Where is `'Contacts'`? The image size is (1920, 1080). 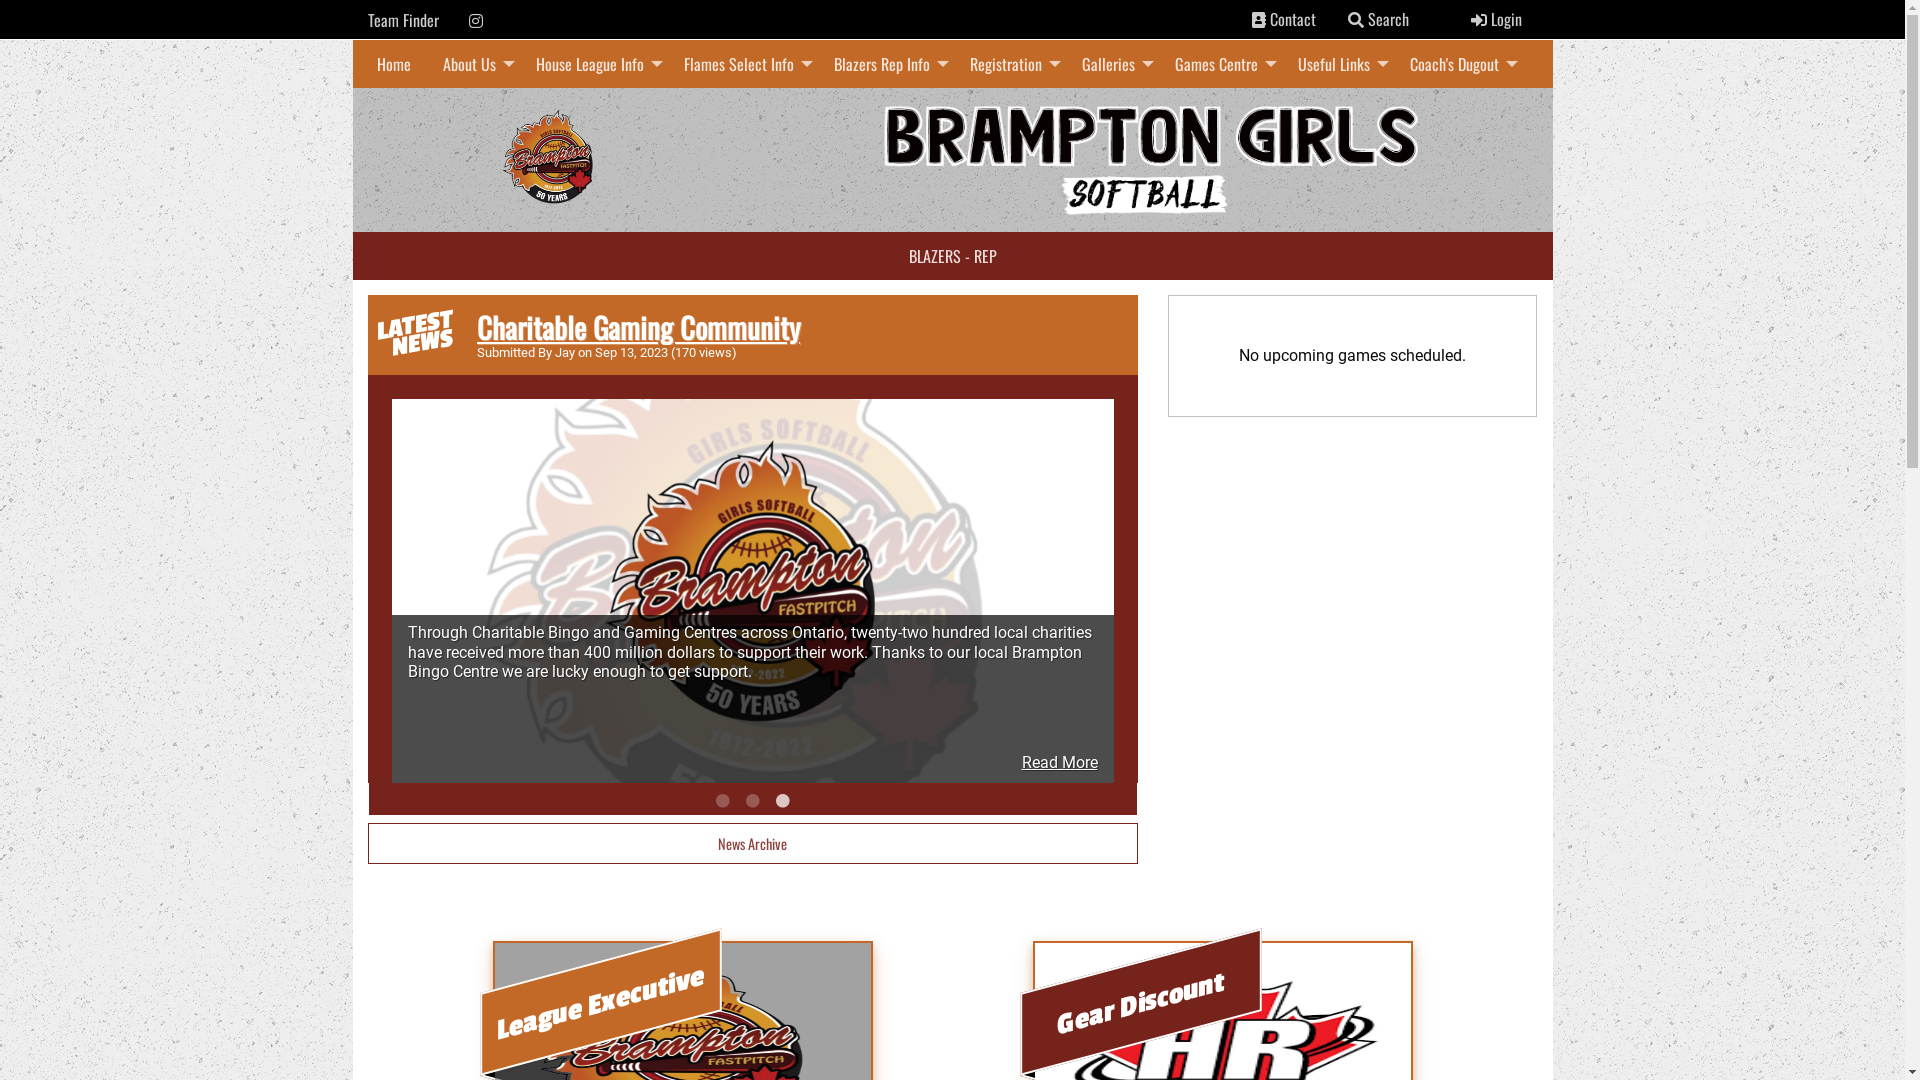
'Contacts' is located at coordinates (1257, 19).